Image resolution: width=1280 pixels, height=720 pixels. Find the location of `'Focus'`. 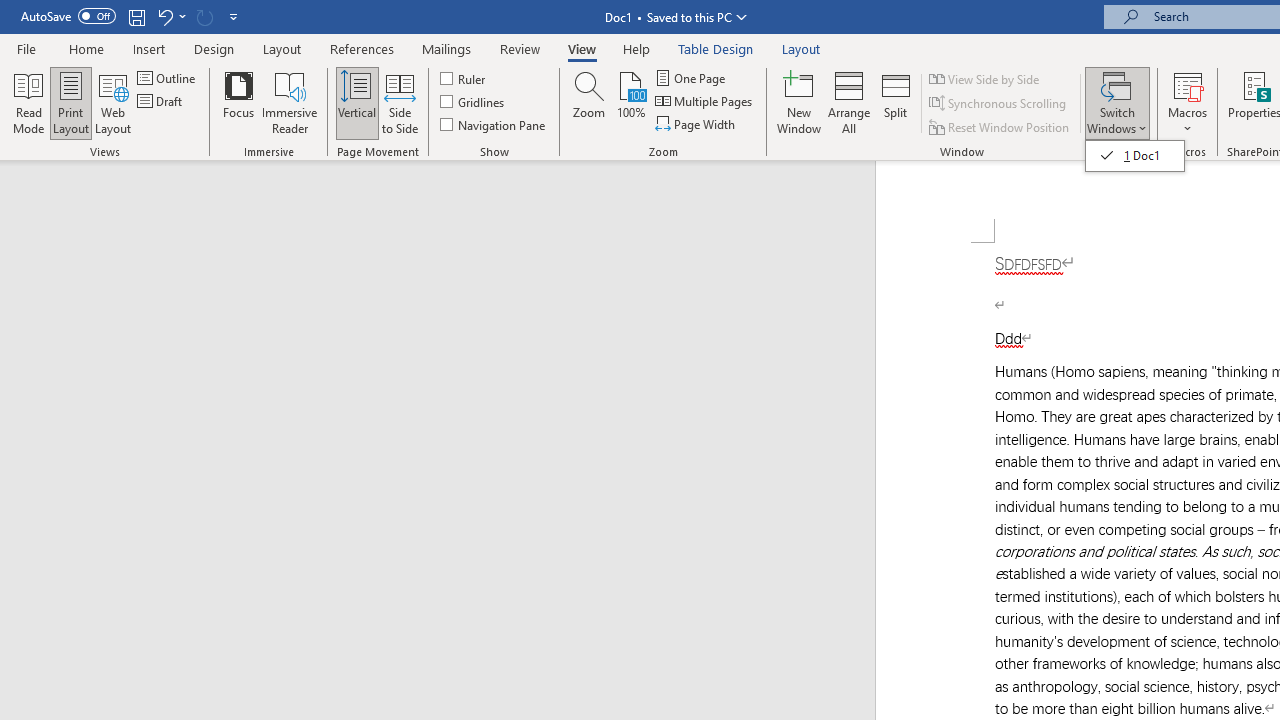

'Focus' is located at coordinates (238, 103).